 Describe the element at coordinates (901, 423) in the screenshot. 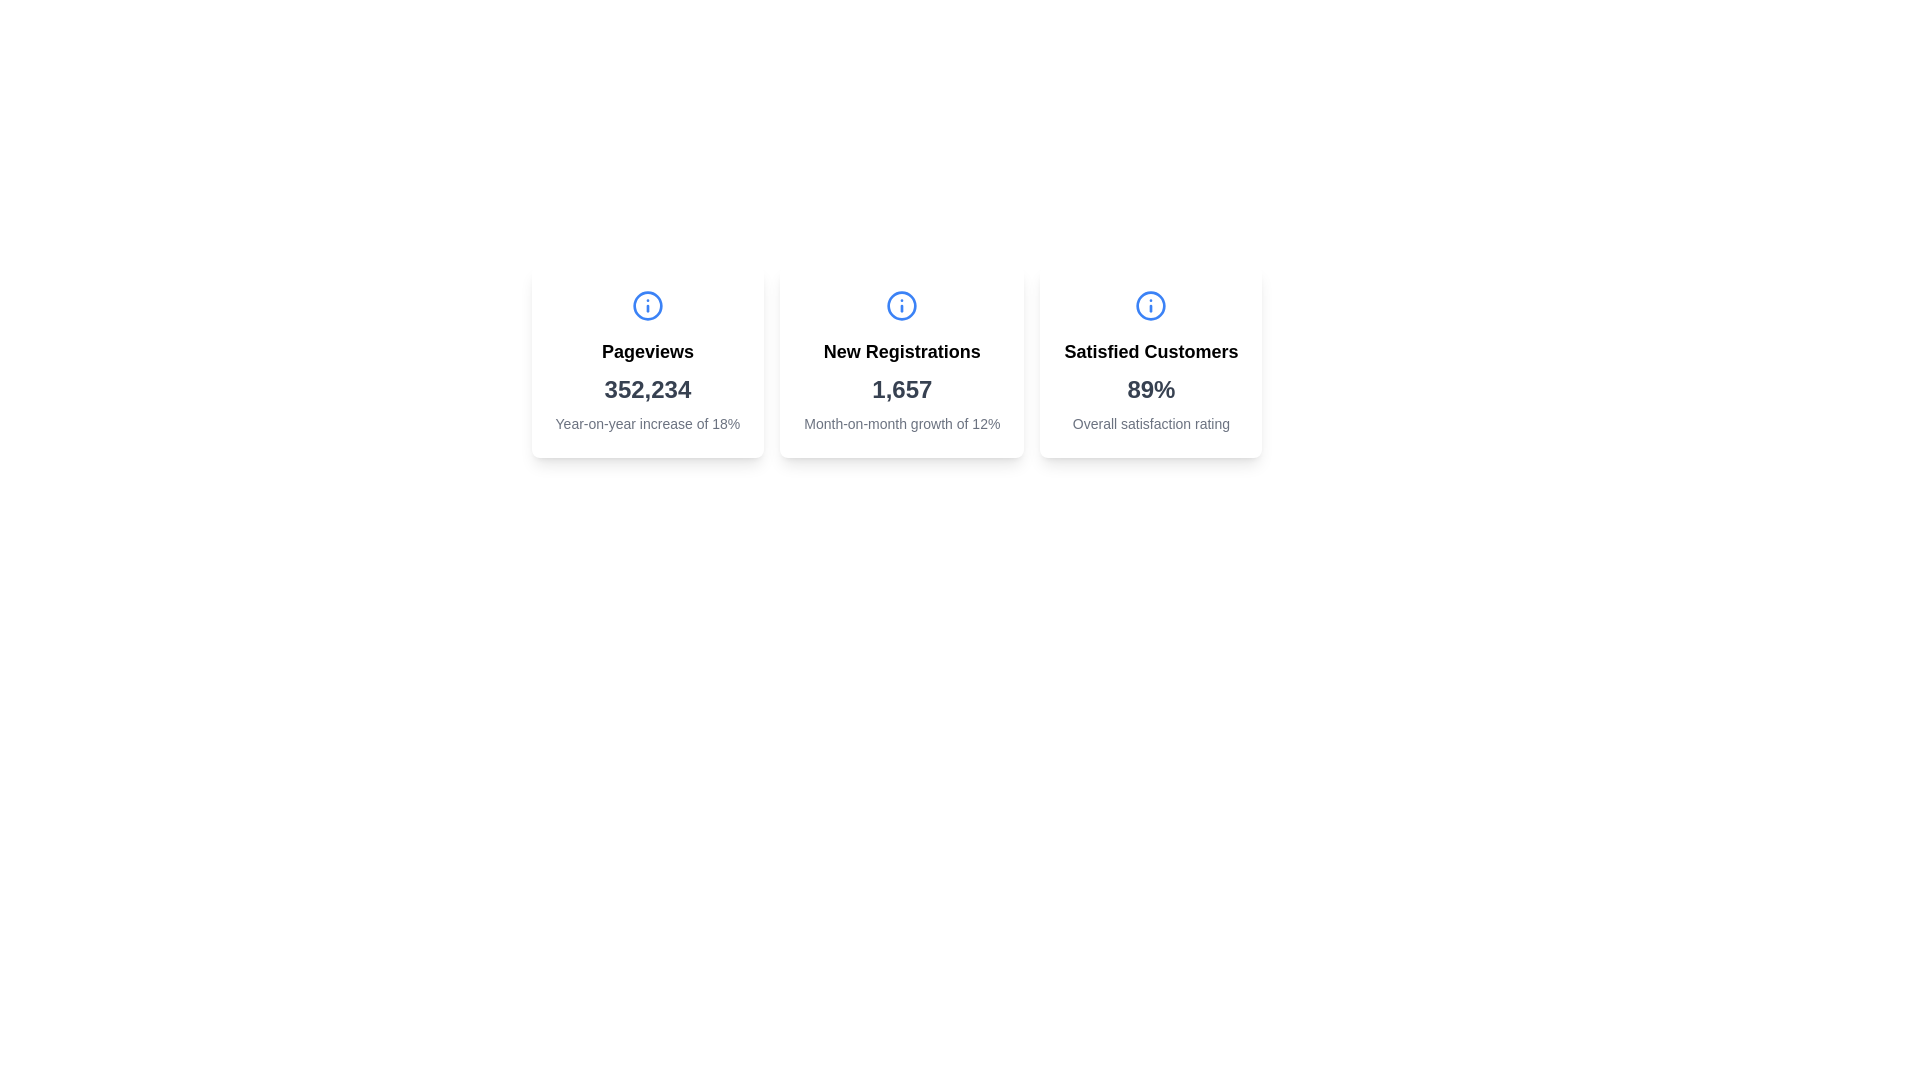

I see `percentage growth rate text label located at the bottom of the 'New Registrations' card, which is directly beneath the numerical value '1,657'` at that location.